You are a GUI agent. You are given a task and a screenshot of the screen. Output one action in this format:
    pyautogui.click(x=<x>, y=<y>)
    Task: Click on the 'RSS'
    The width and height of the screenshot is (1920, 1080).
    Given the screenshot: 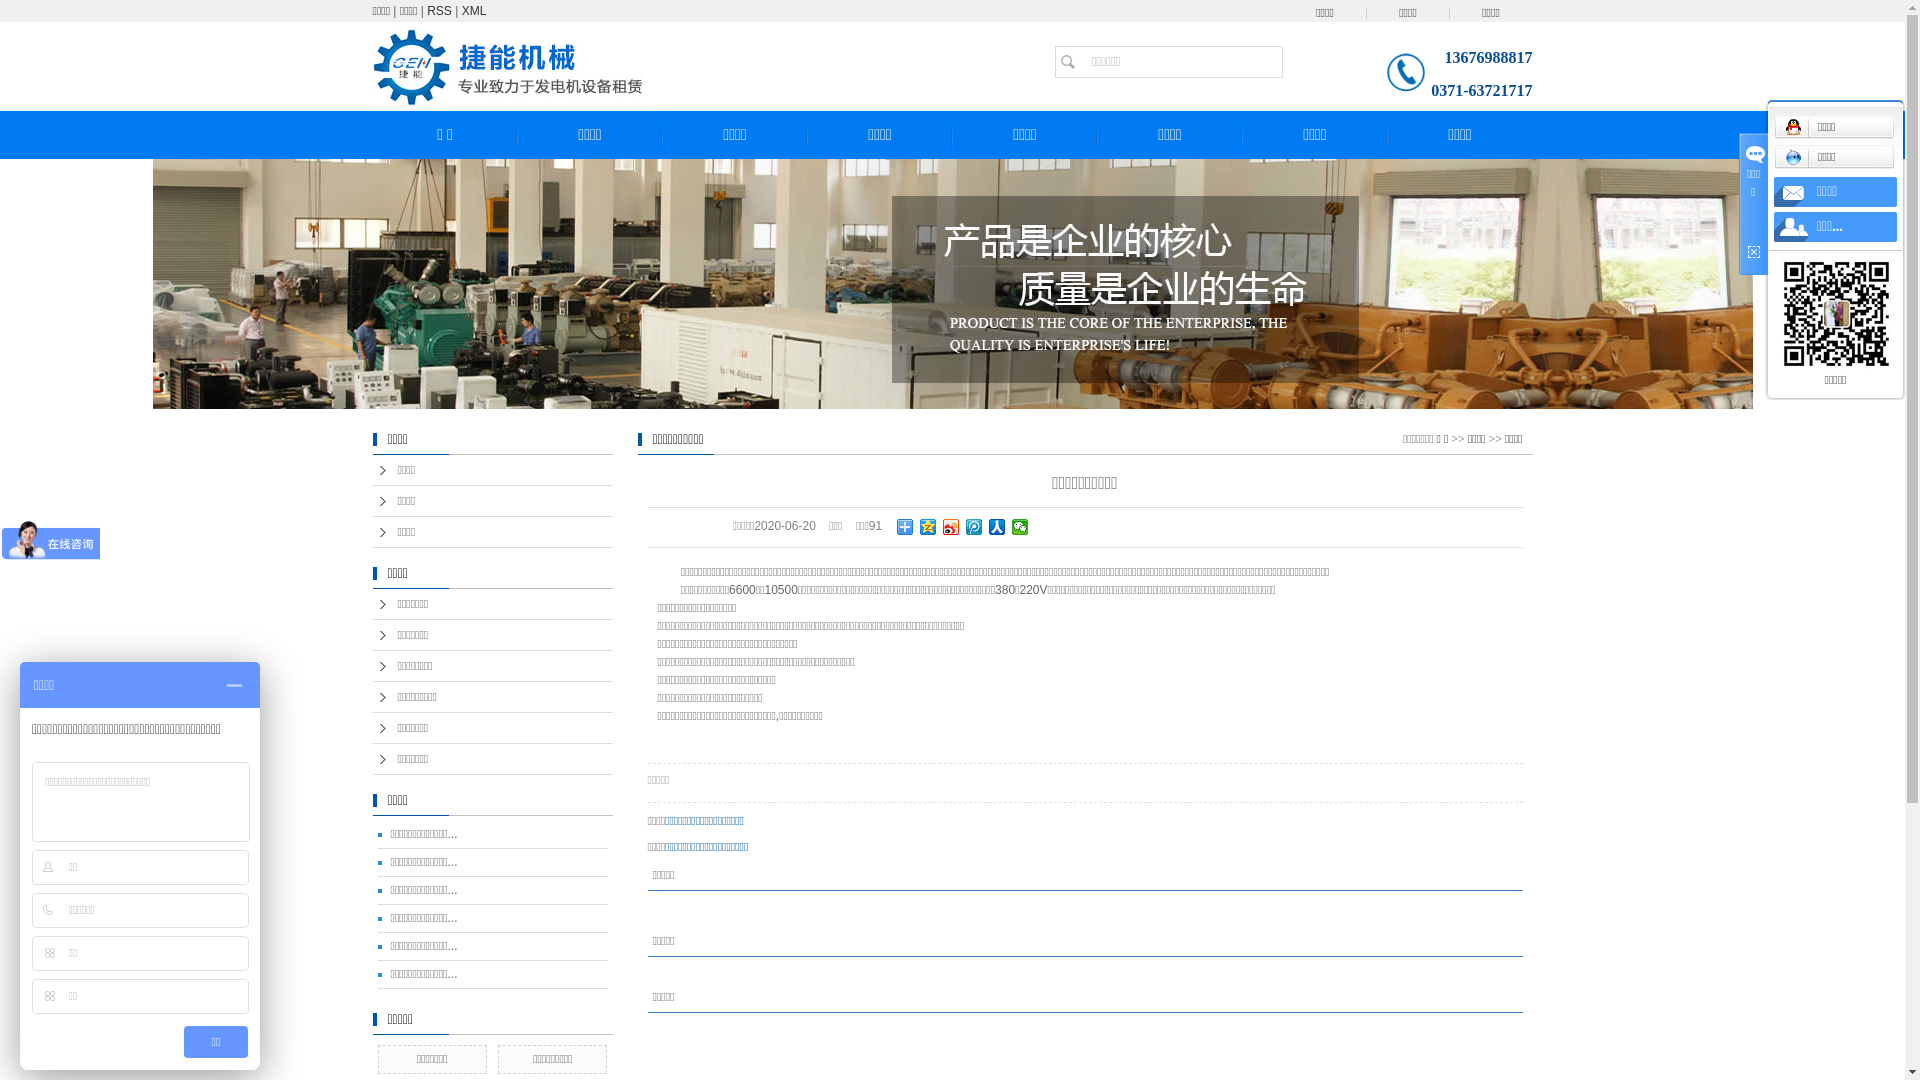 What is the action you would take?
    pyautogui.click(x=438, y=11)
    